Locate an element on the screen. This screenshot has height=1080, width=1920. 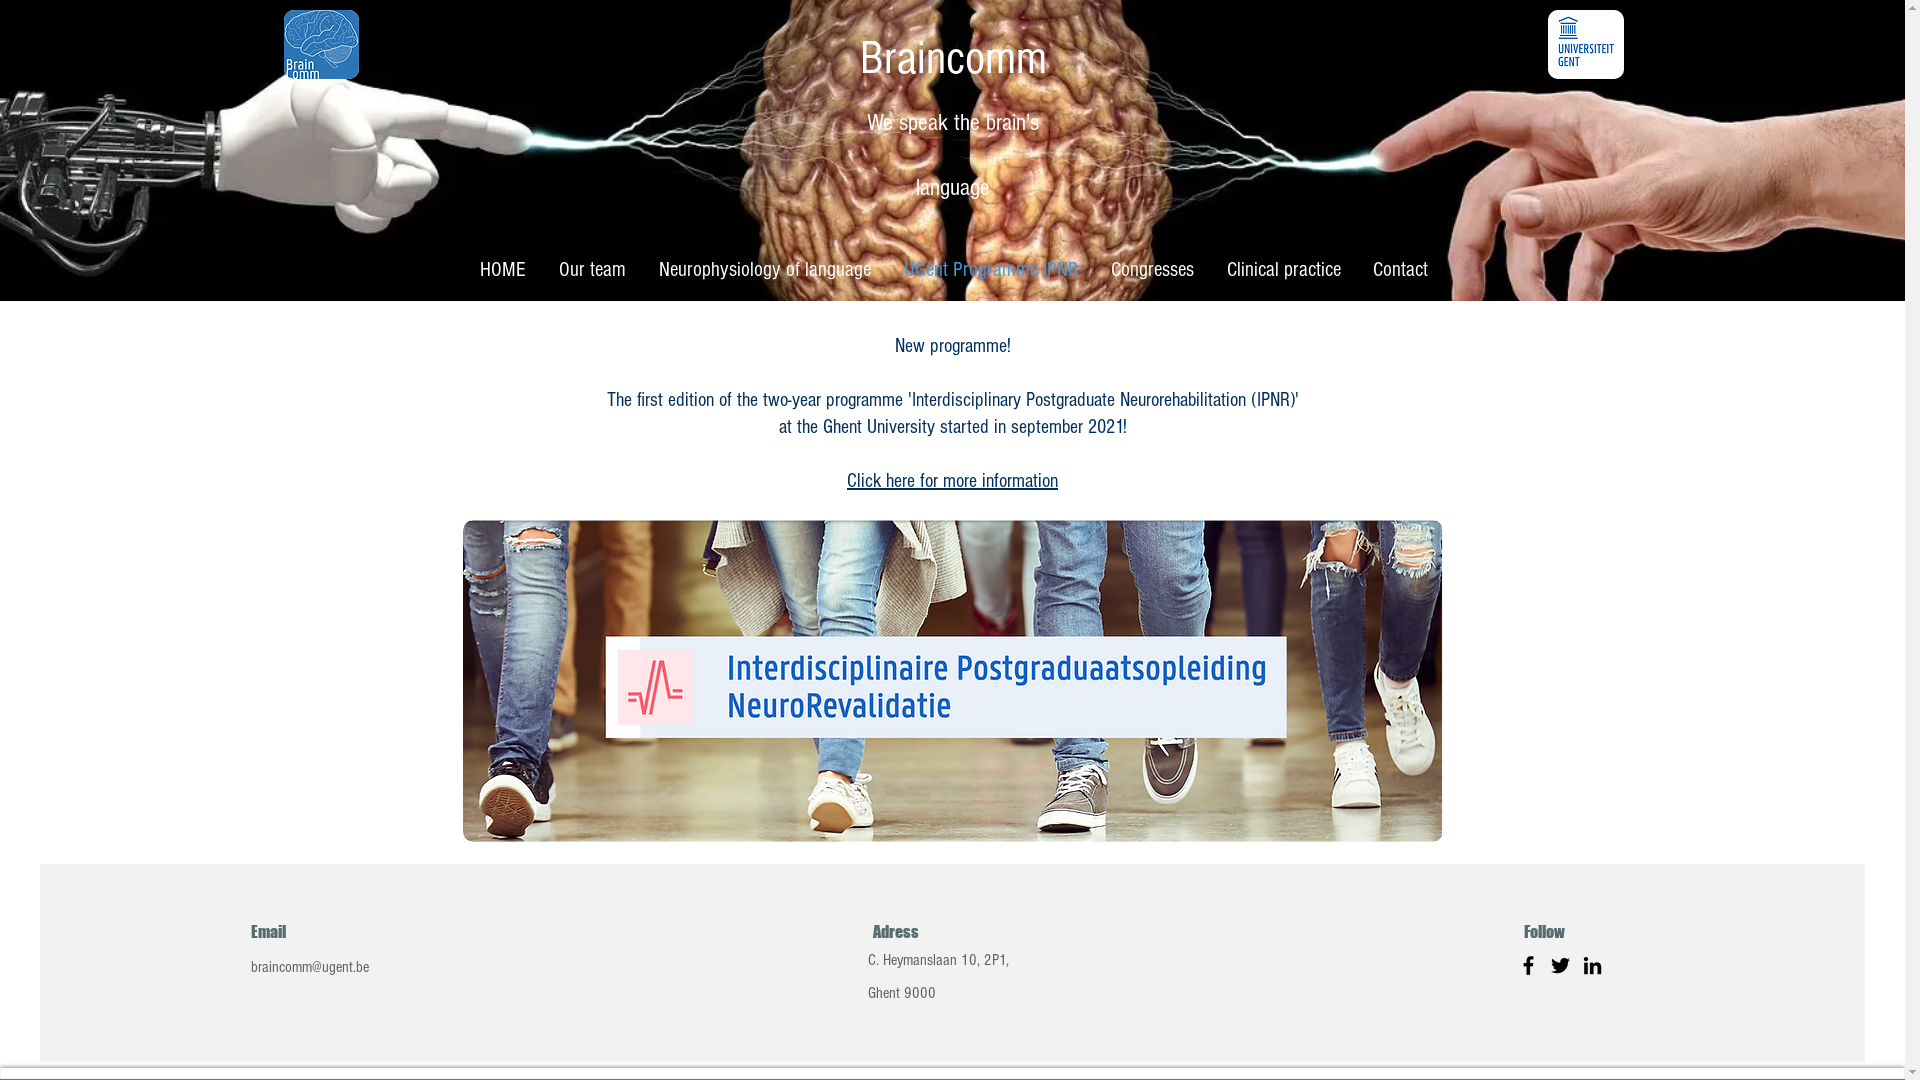
'Our team' is located at coordinates (590, 270).